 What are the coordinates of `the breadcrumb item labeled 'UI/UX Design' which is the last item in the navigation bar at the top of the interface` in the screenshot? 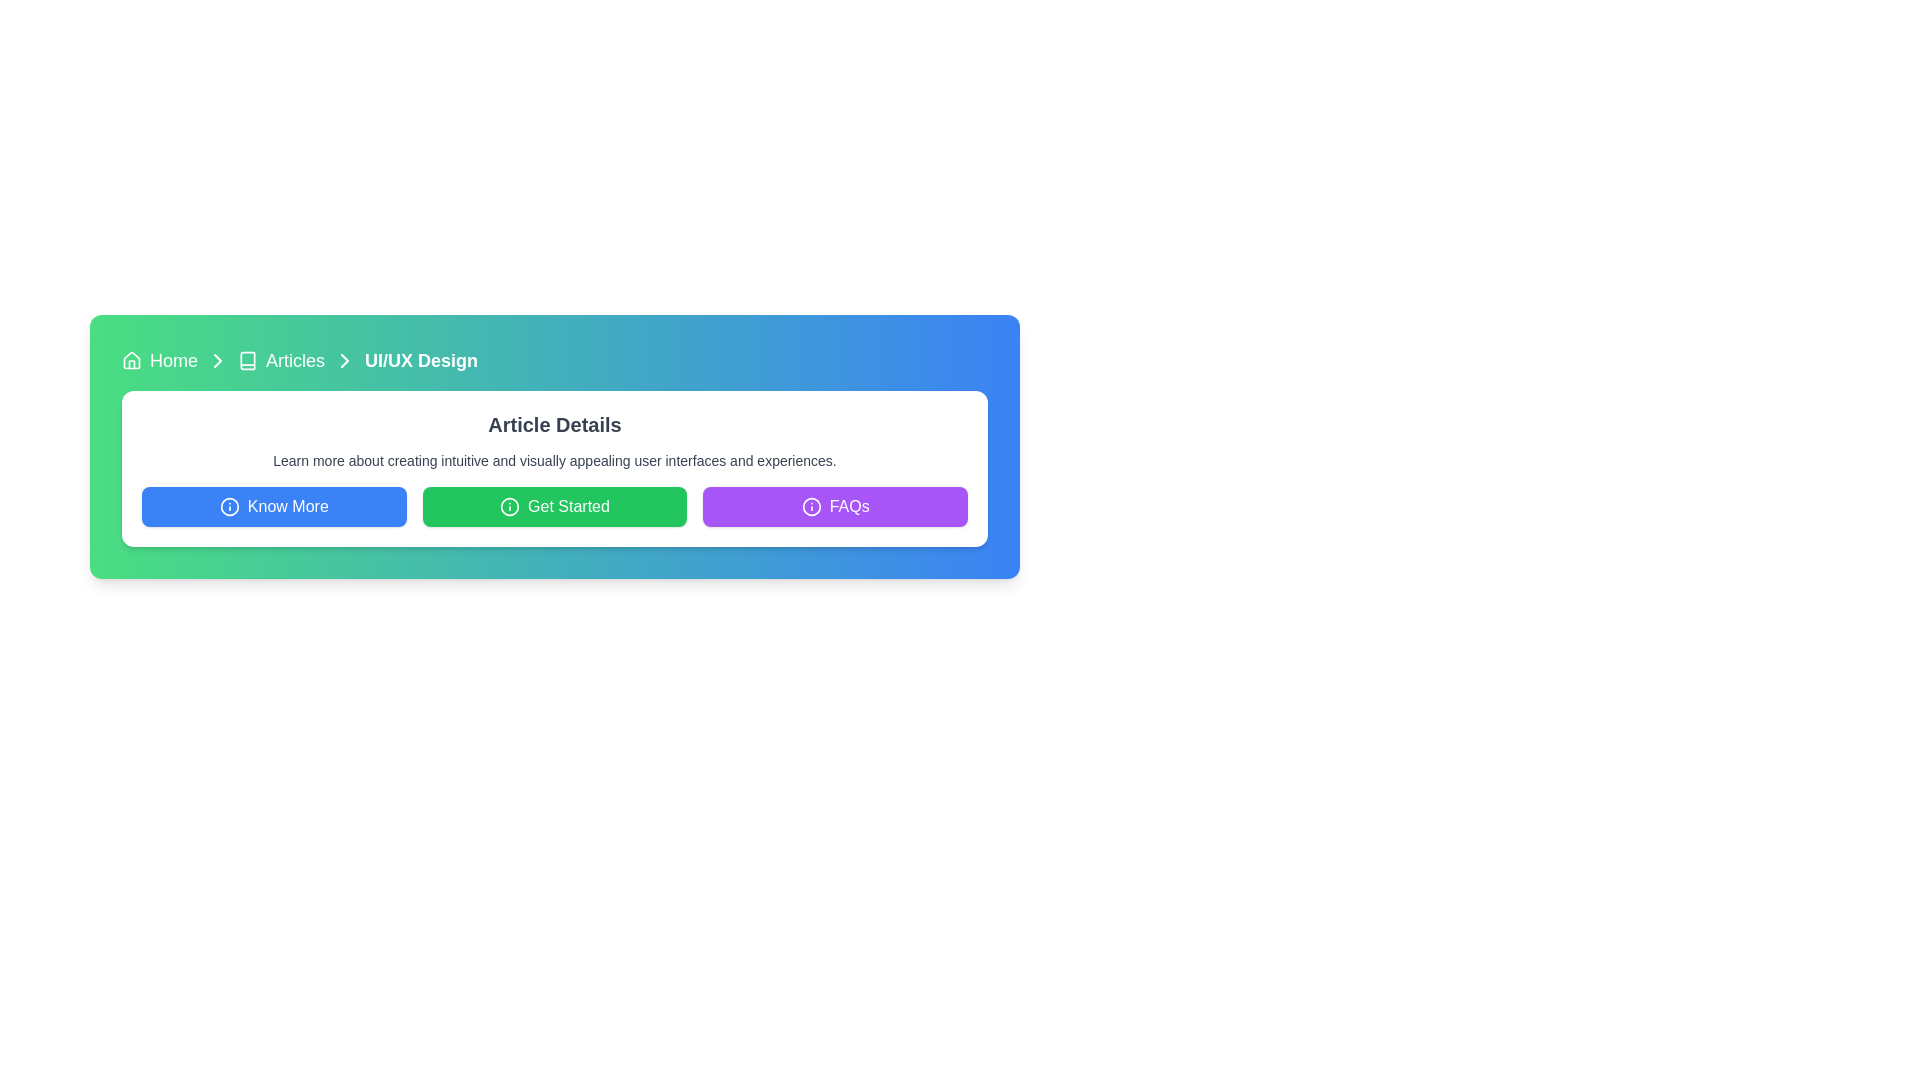 It's located at (420, 361).